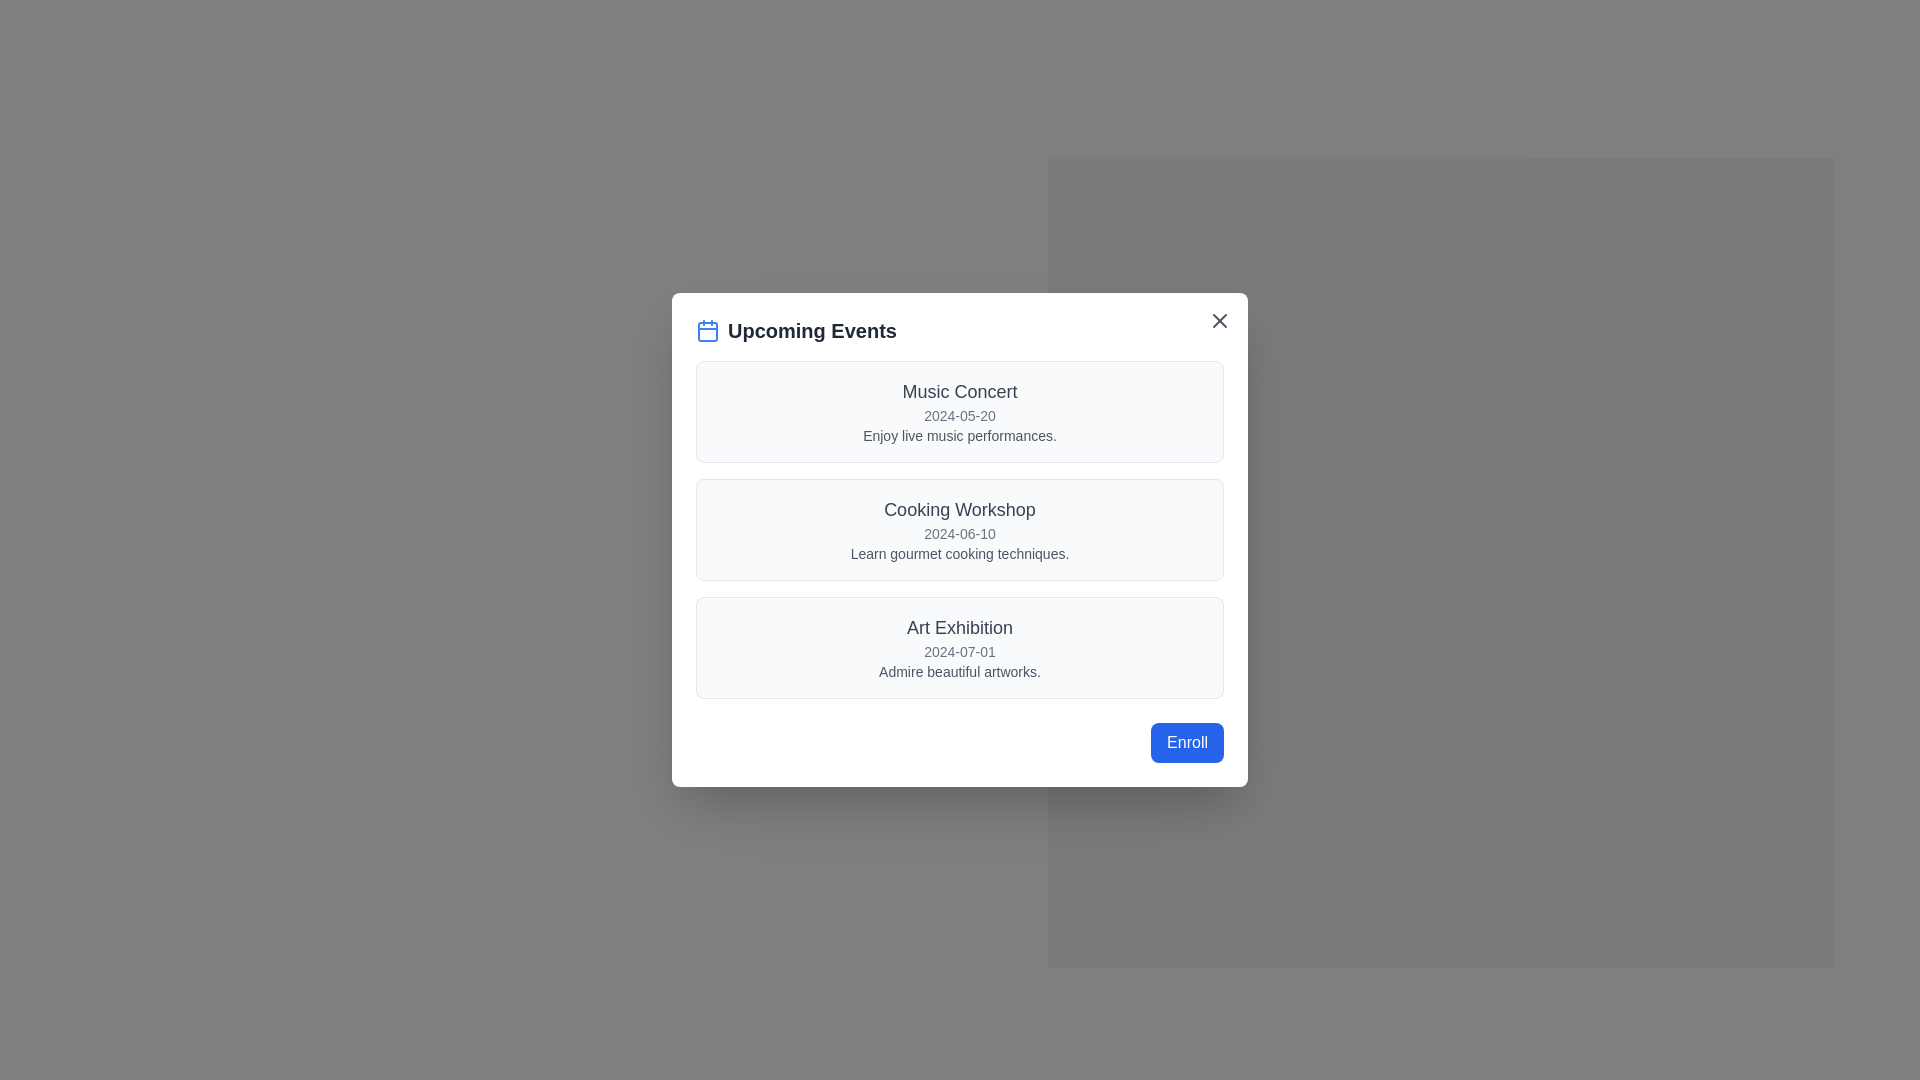 The image size is (1920, 1080). Describe the element at coordinates (960, 532) in the screenshot. I see `date information displayed in the gray text label showing '2024-06-10', which is located below the 'Cooking Workshop' title and above the description line` at that location.